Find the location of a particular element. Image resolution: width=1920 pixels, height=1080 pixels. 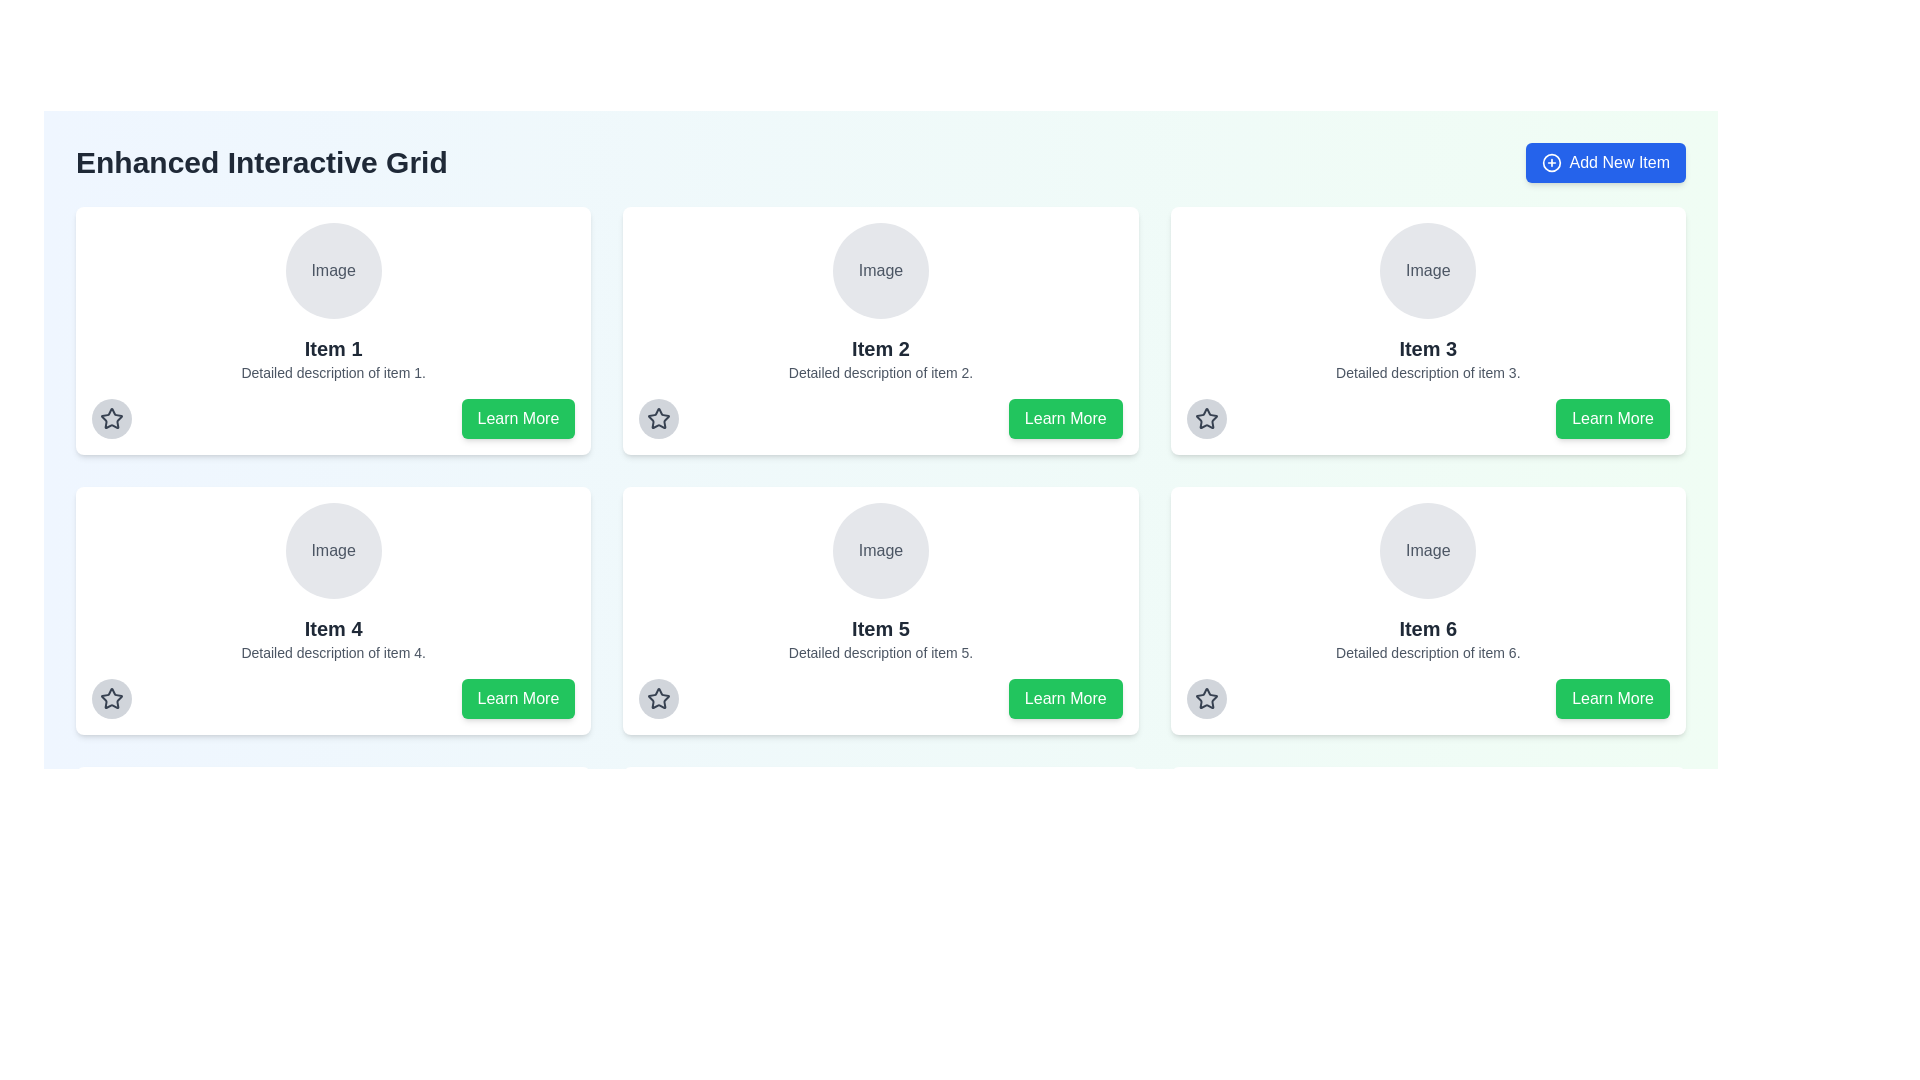

the bold, dark gray text 'Item 6' located at the bottom center of the lower-right card in a grid of six cards, situated below an image placeholder and above a description text is located at coordinates (1427, 627).